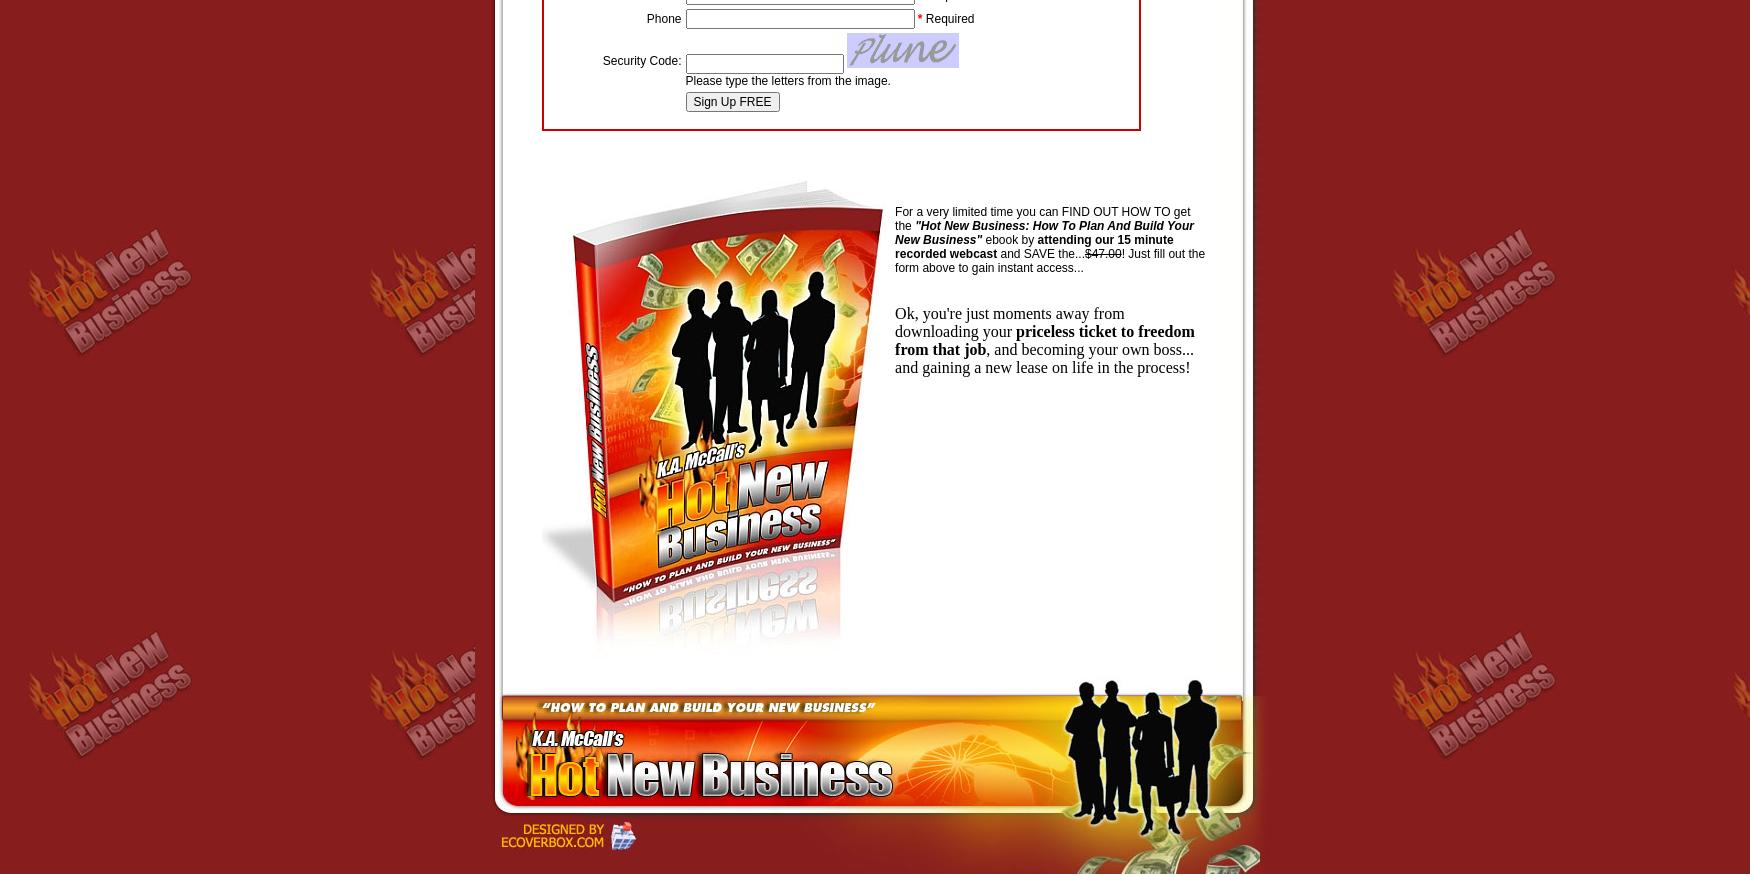 The image size is (1750, 874). Describe the element at coordinates (640, 58) in the screenshot. I see `'Security Code:'` at that location.